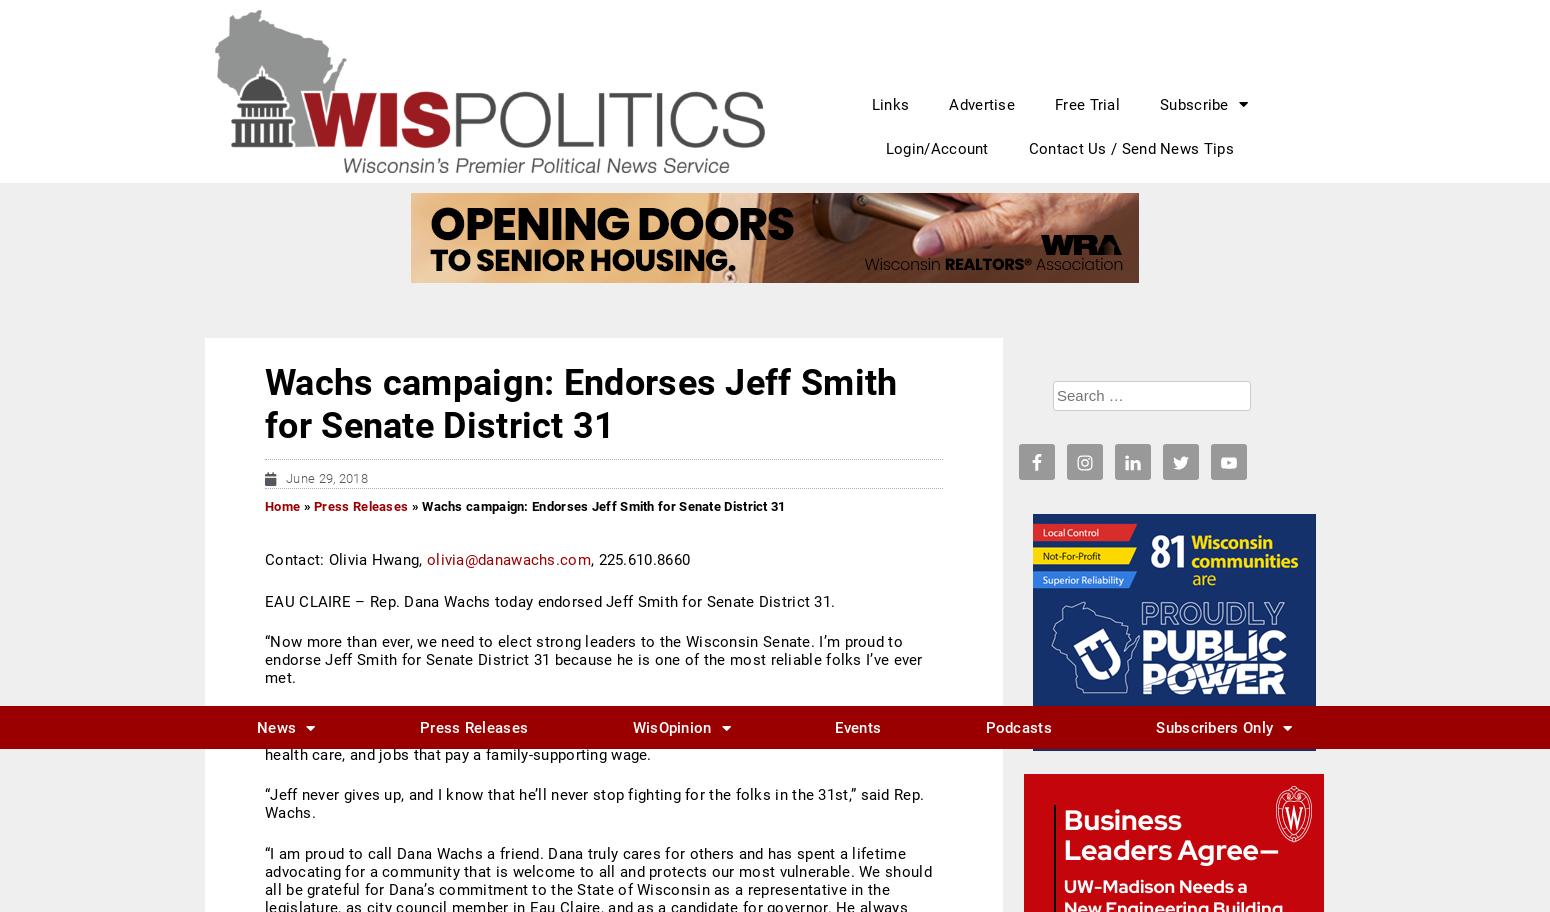  I want to click on '8:30 am', so click(1114, 395).